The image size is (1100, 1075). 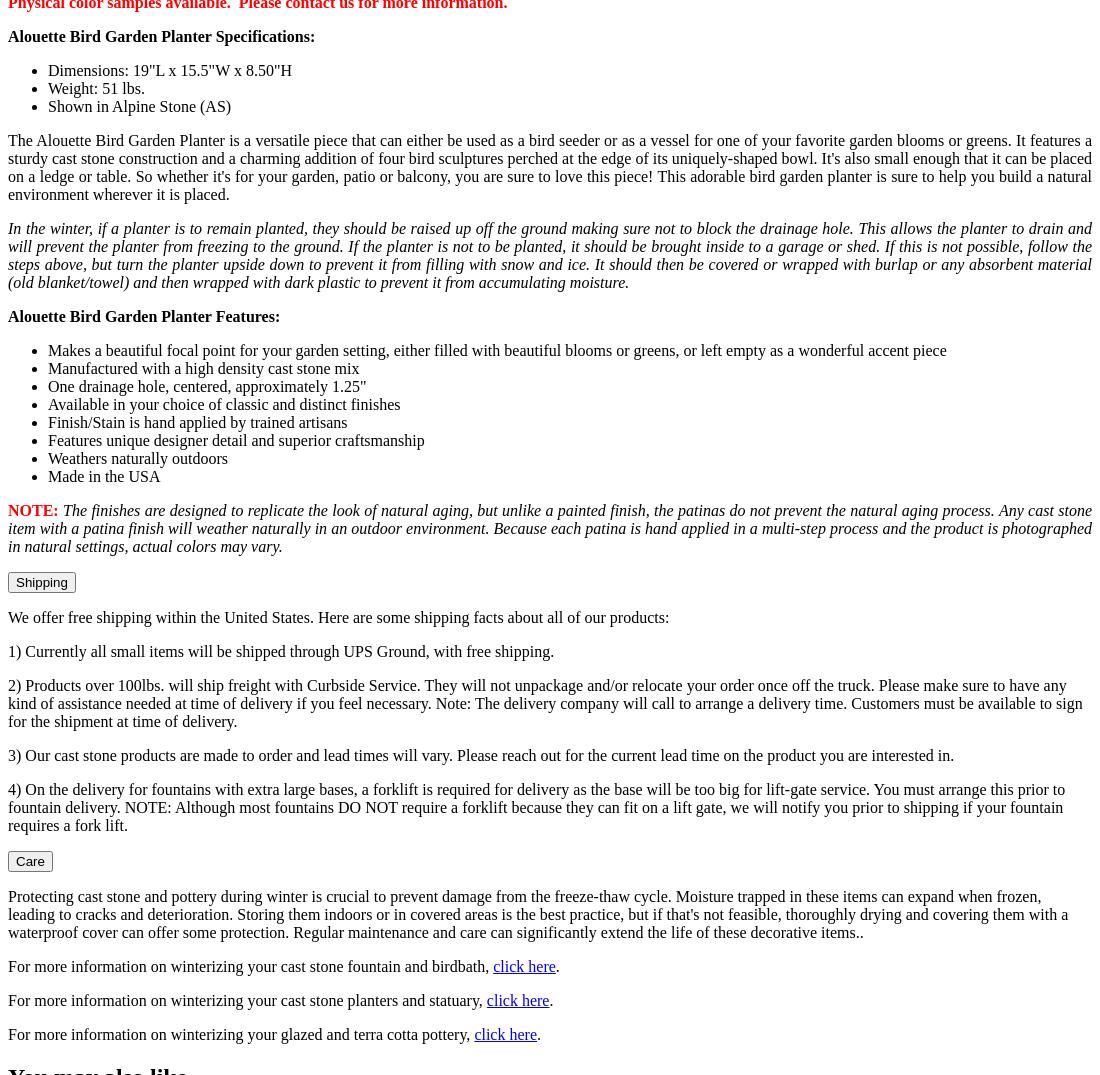 What do you see at coordinates (538, 913) in the screenshot?
I see `'Protecting cast stone and pottery during winter is crucial to prevent damage from the freeze-thaw cycle. Moisture trapped in these items can expand when frozen, leading to cracks and deterioration. Storing them indoors or in covered areas is the best practice, but if that's not feasible, thoroughly drying and covering them with a waterproof cover can offer some protection. Regular maintenance and care can significantly extend the life of these decorative items..'` at bounding box center [538, 913].